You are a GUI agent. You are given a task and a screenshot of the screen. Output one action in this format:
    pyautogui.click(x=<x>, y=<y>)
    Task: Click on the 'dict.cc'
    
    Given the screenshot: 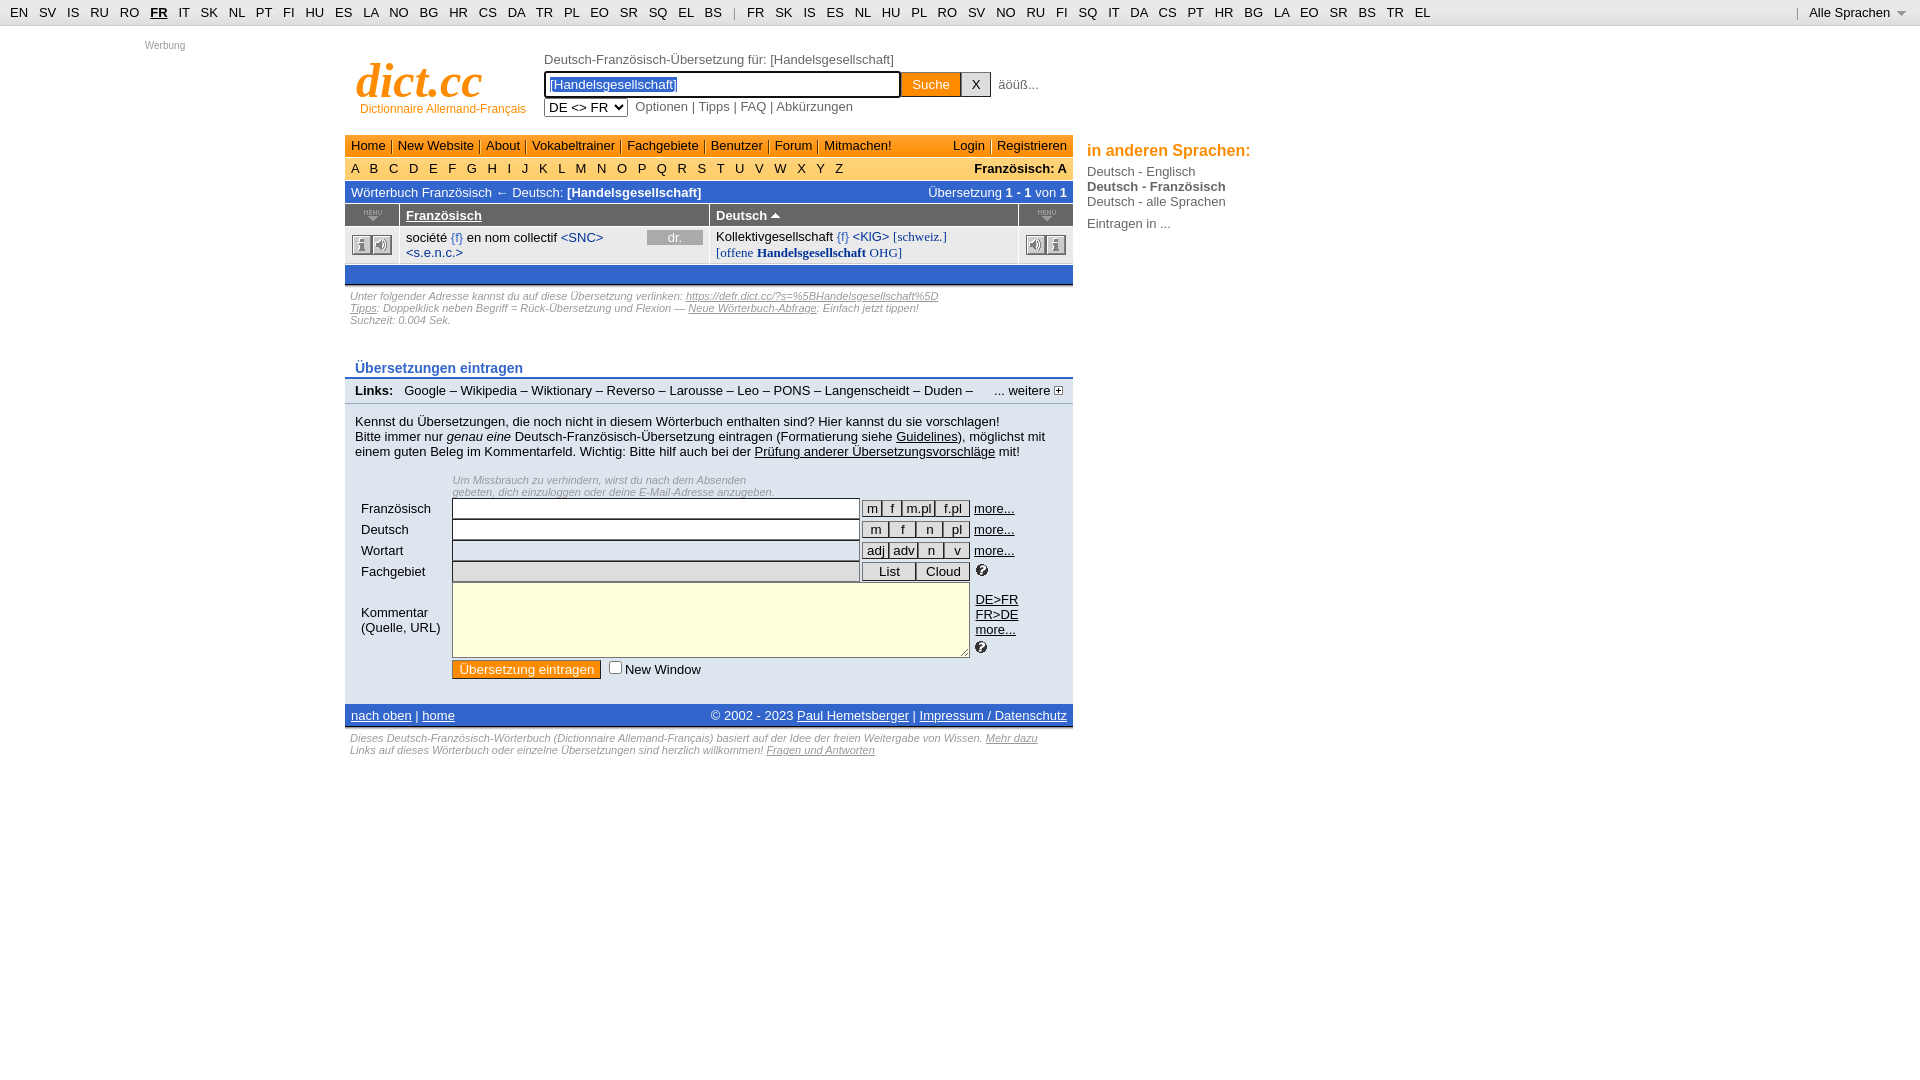 What is the action you would take?
    pyautogui.click(x=418, y=79)
    